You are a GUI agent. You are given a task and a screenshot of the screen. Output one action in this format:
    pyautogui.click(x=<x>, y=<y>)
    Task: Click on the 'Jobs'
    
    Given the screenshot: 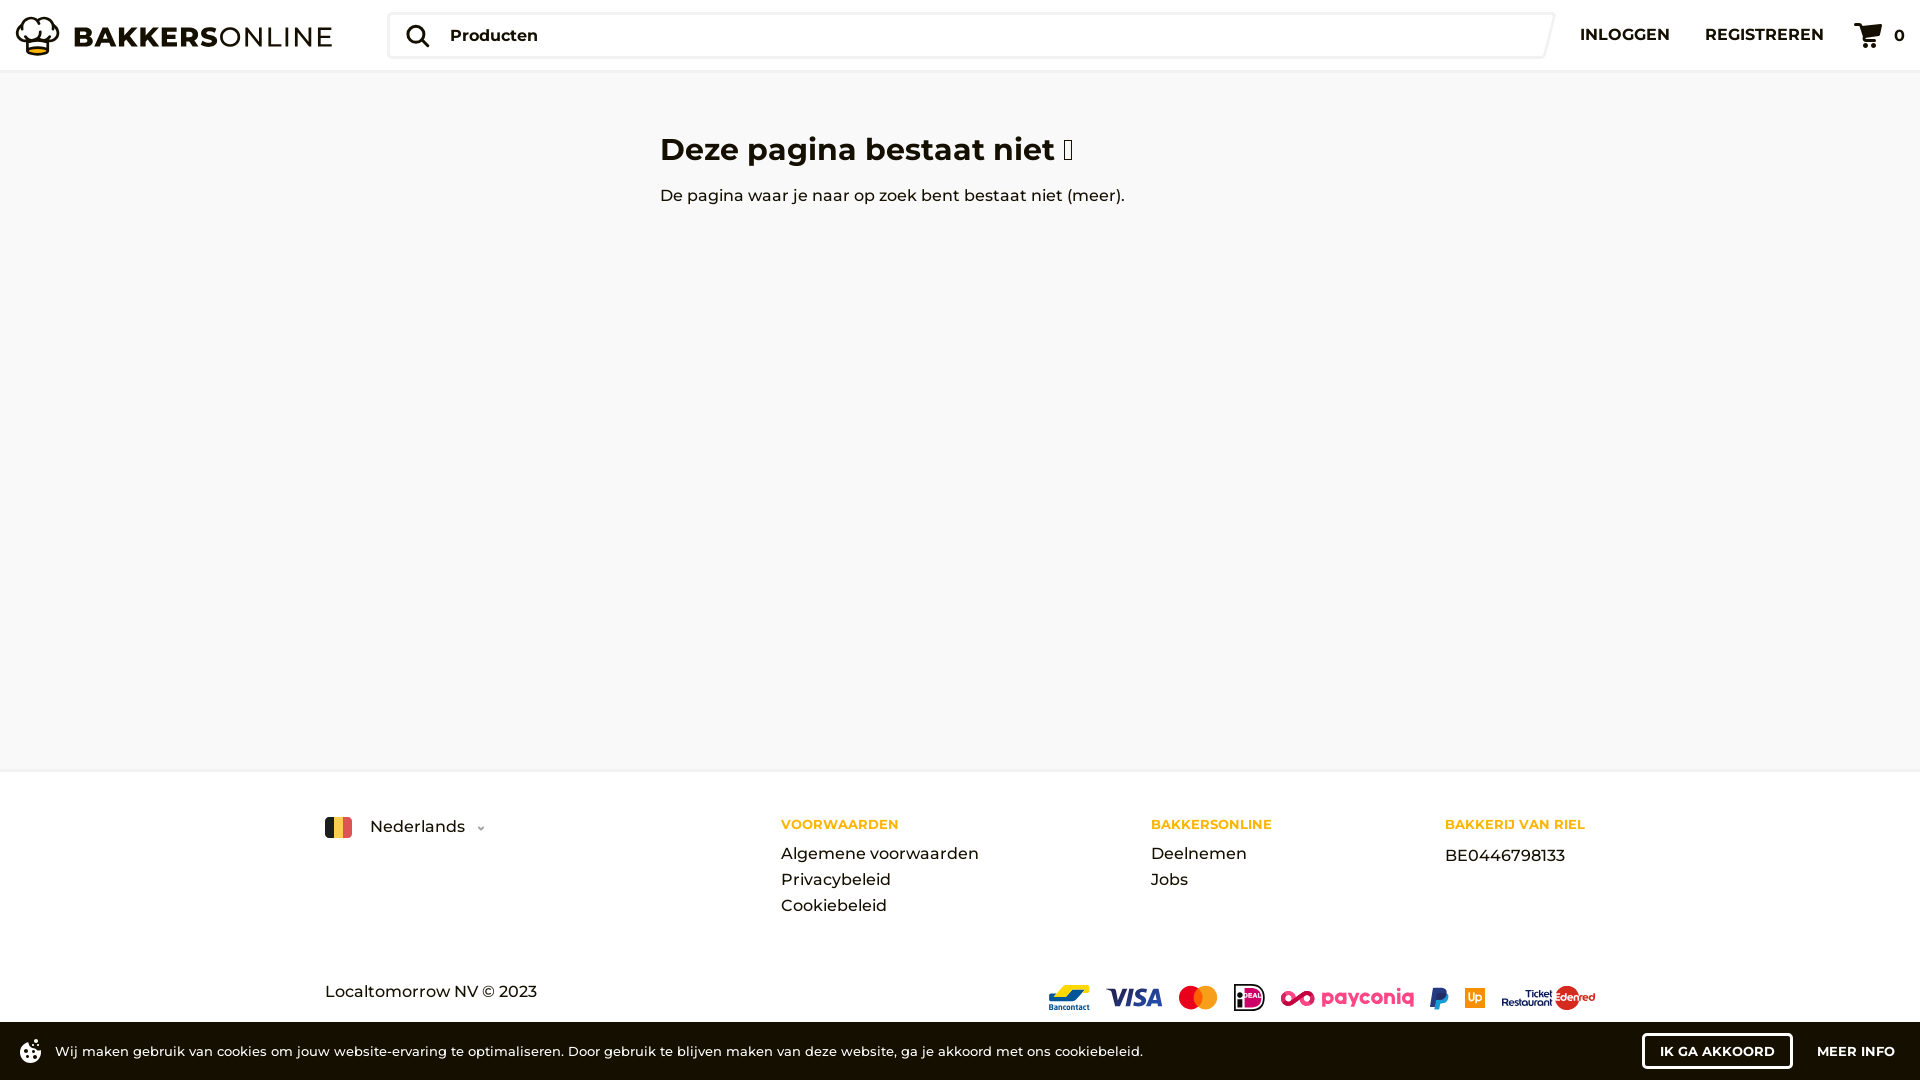 What is the action you would take?
    pyautogui.click(x=1151, y=878)
    